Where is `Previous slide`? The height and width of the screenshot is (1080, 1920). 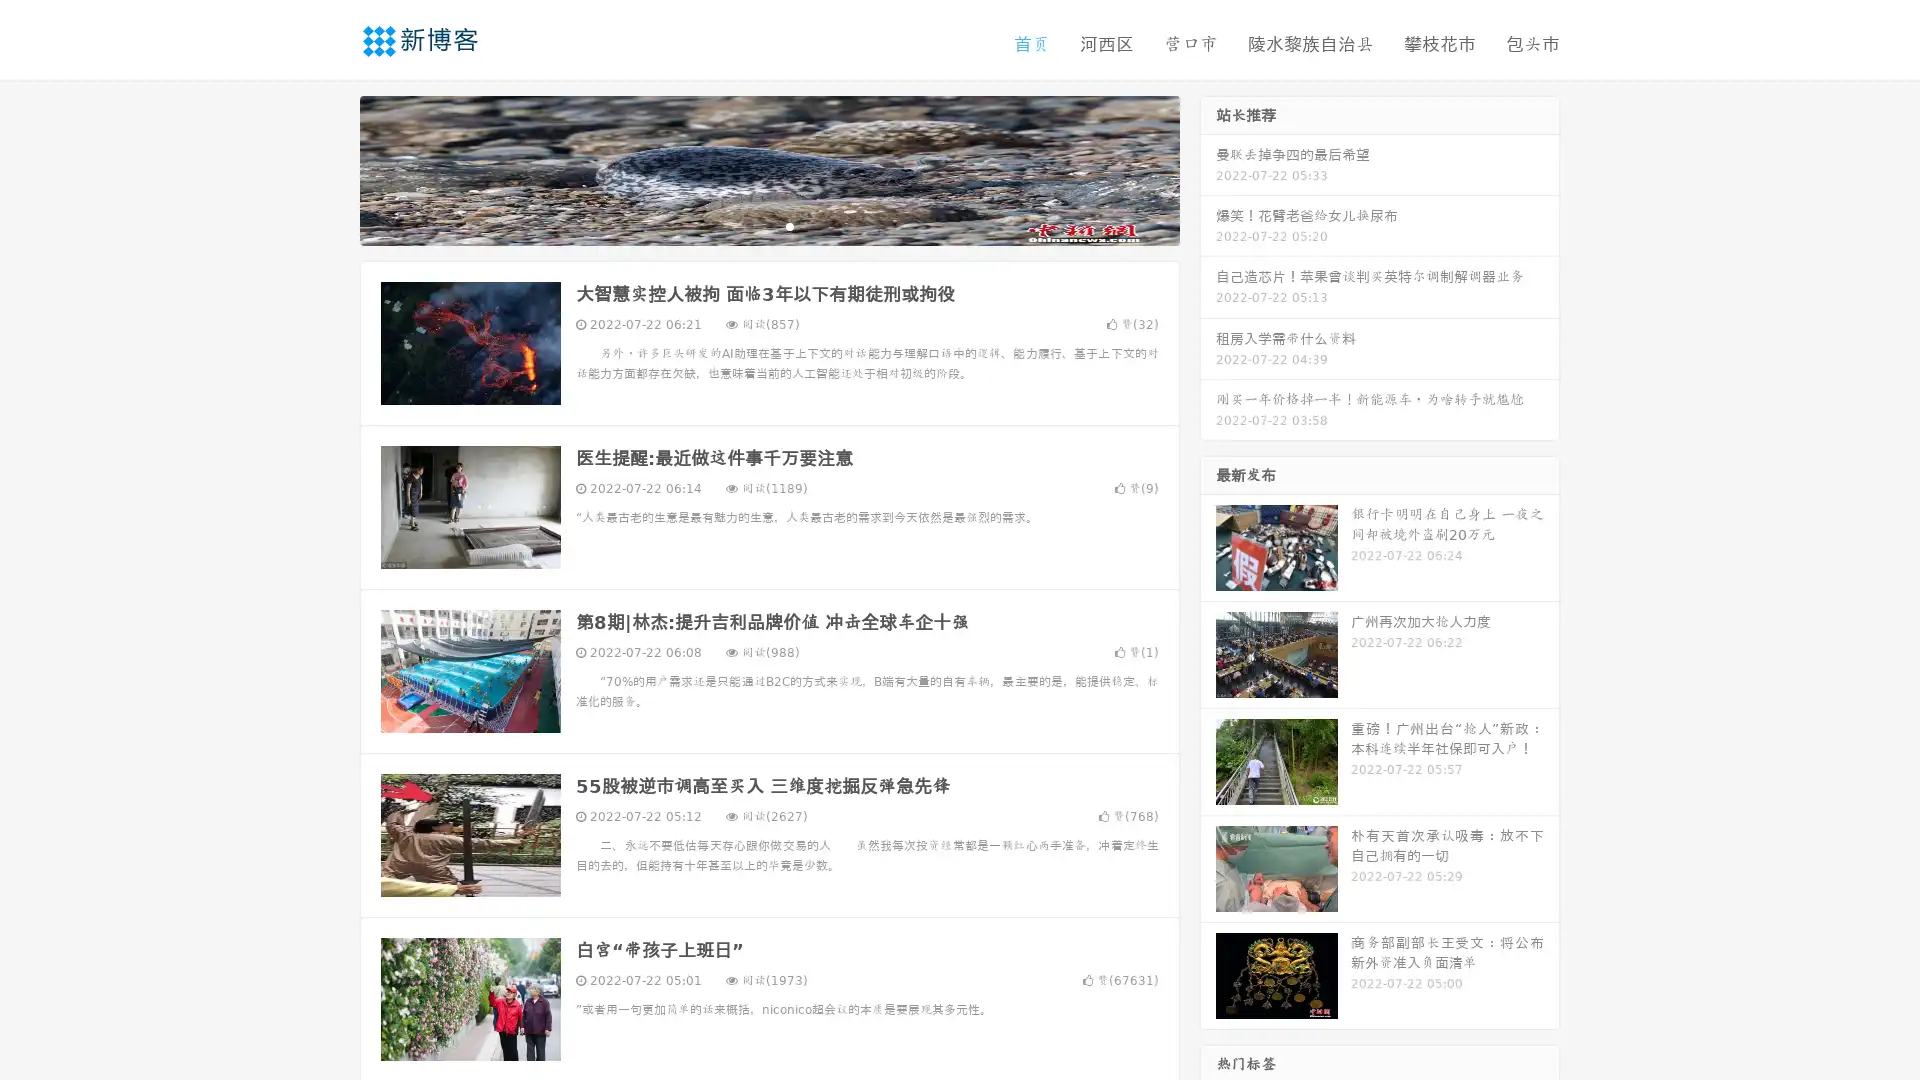
Previous slide is located at coordinates (330, 168).